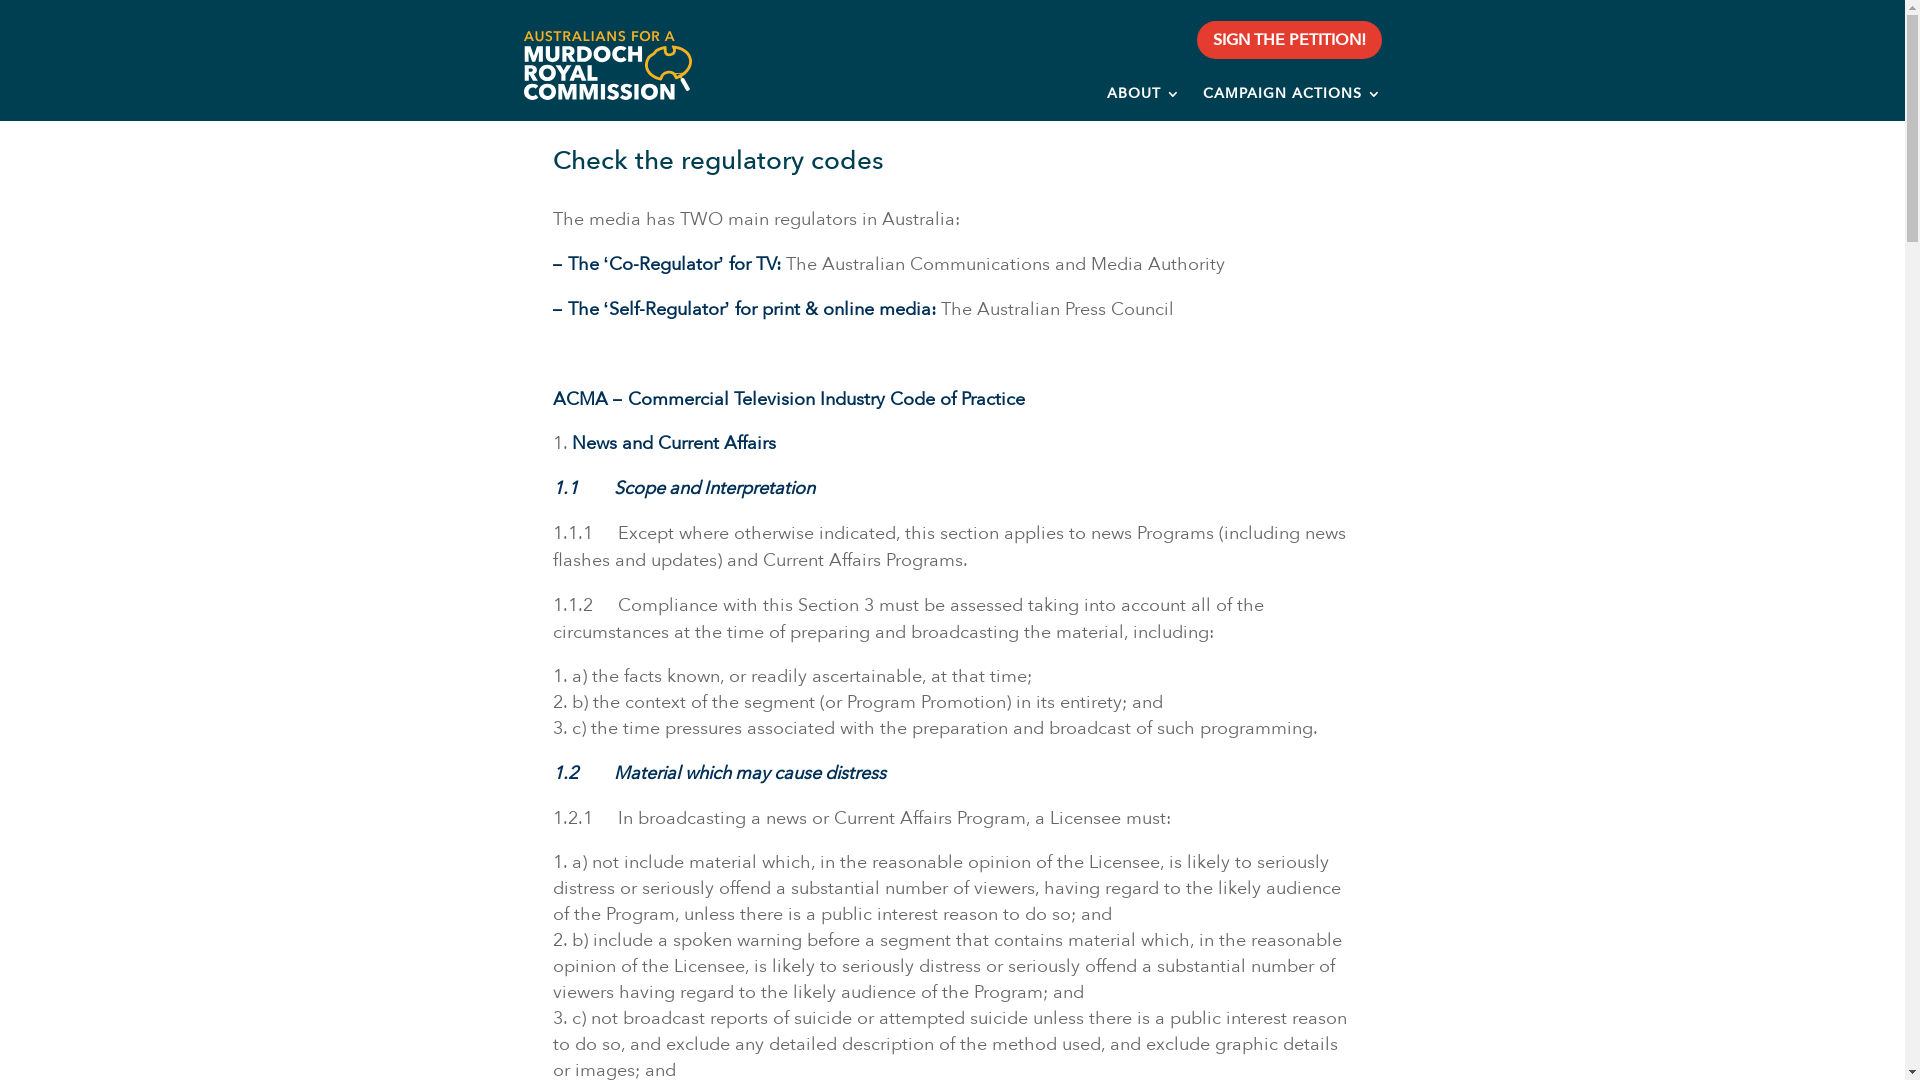  I want to click on 'Australians for a Murdoch Royal Commission', so click(522, 64).